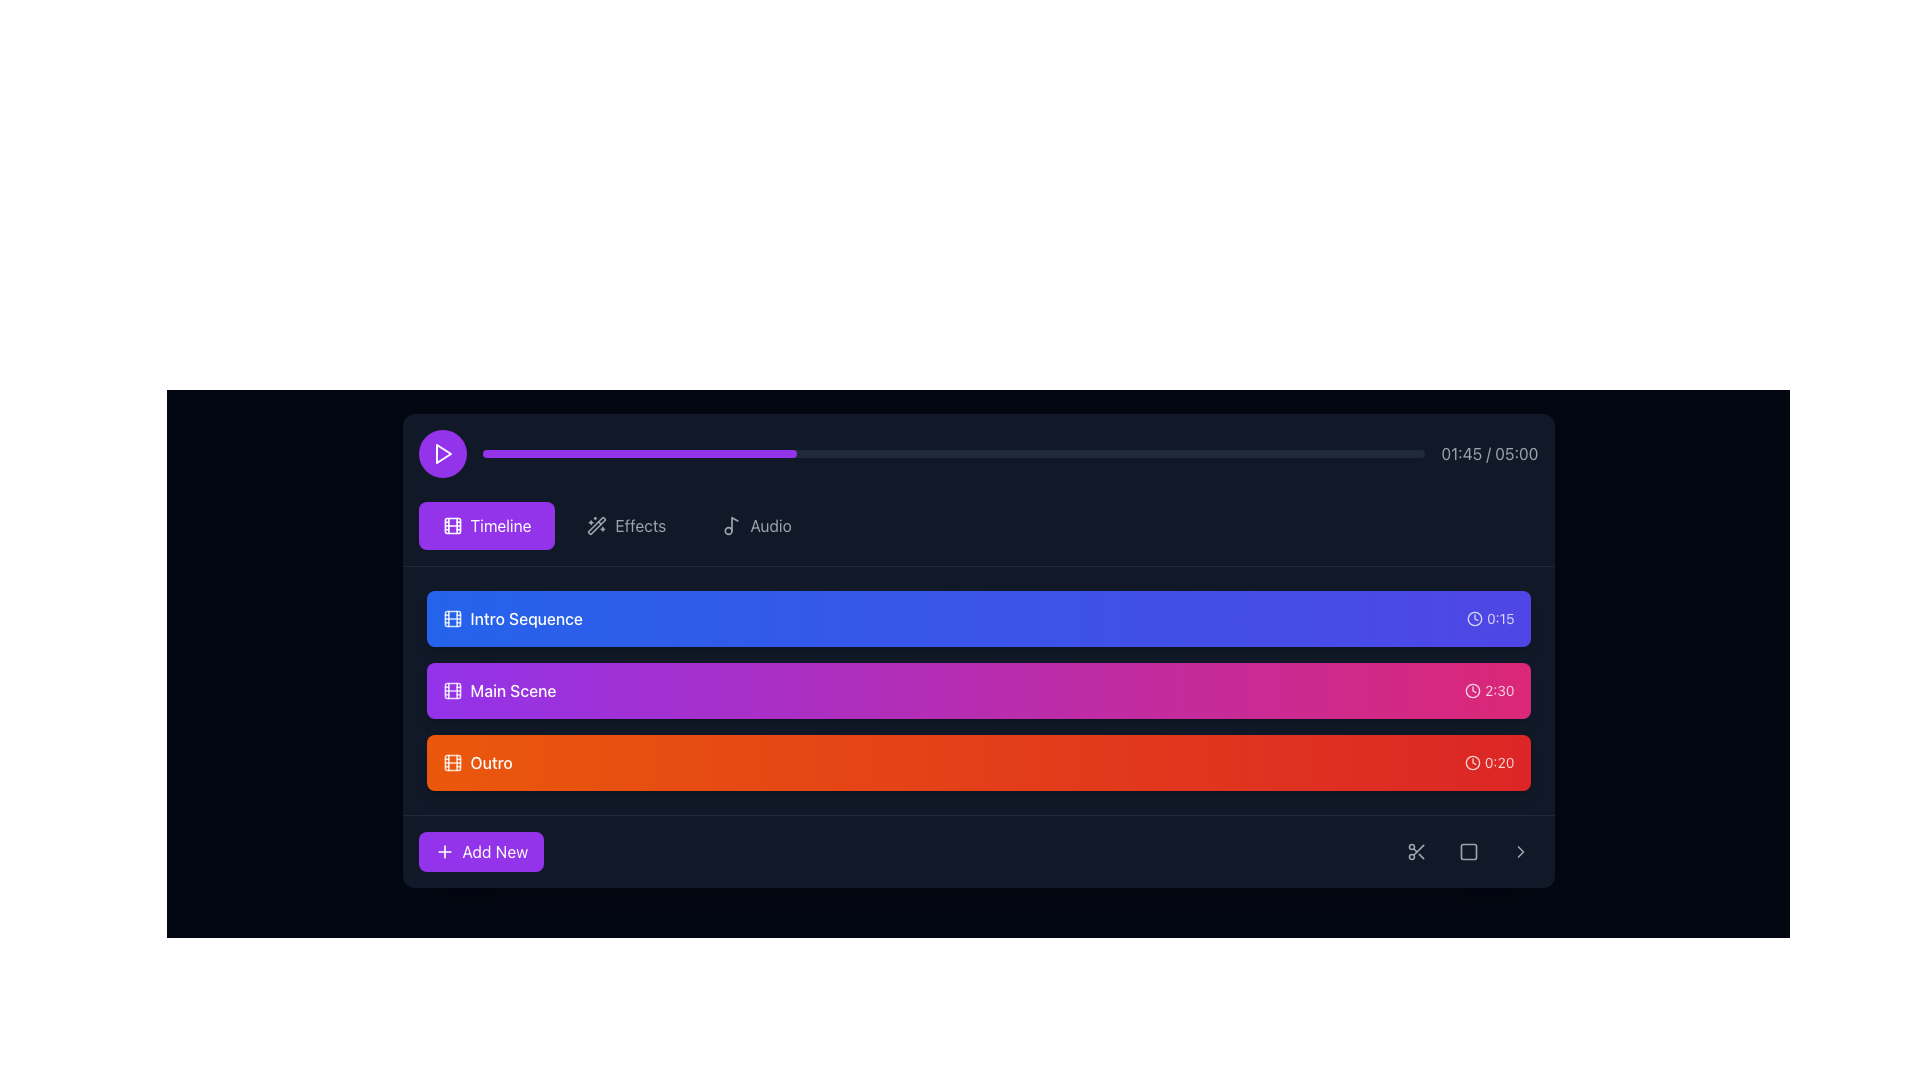 The height and width of the screenshot is (1080, 1920). Describe the element at coordinates (952, 454) in the screenshot. I see `the thin, rectangular progress bar with rounded corners, which has a gray outer bar and a purple inner bar, located in the center of the upper section of the interface` at that location.